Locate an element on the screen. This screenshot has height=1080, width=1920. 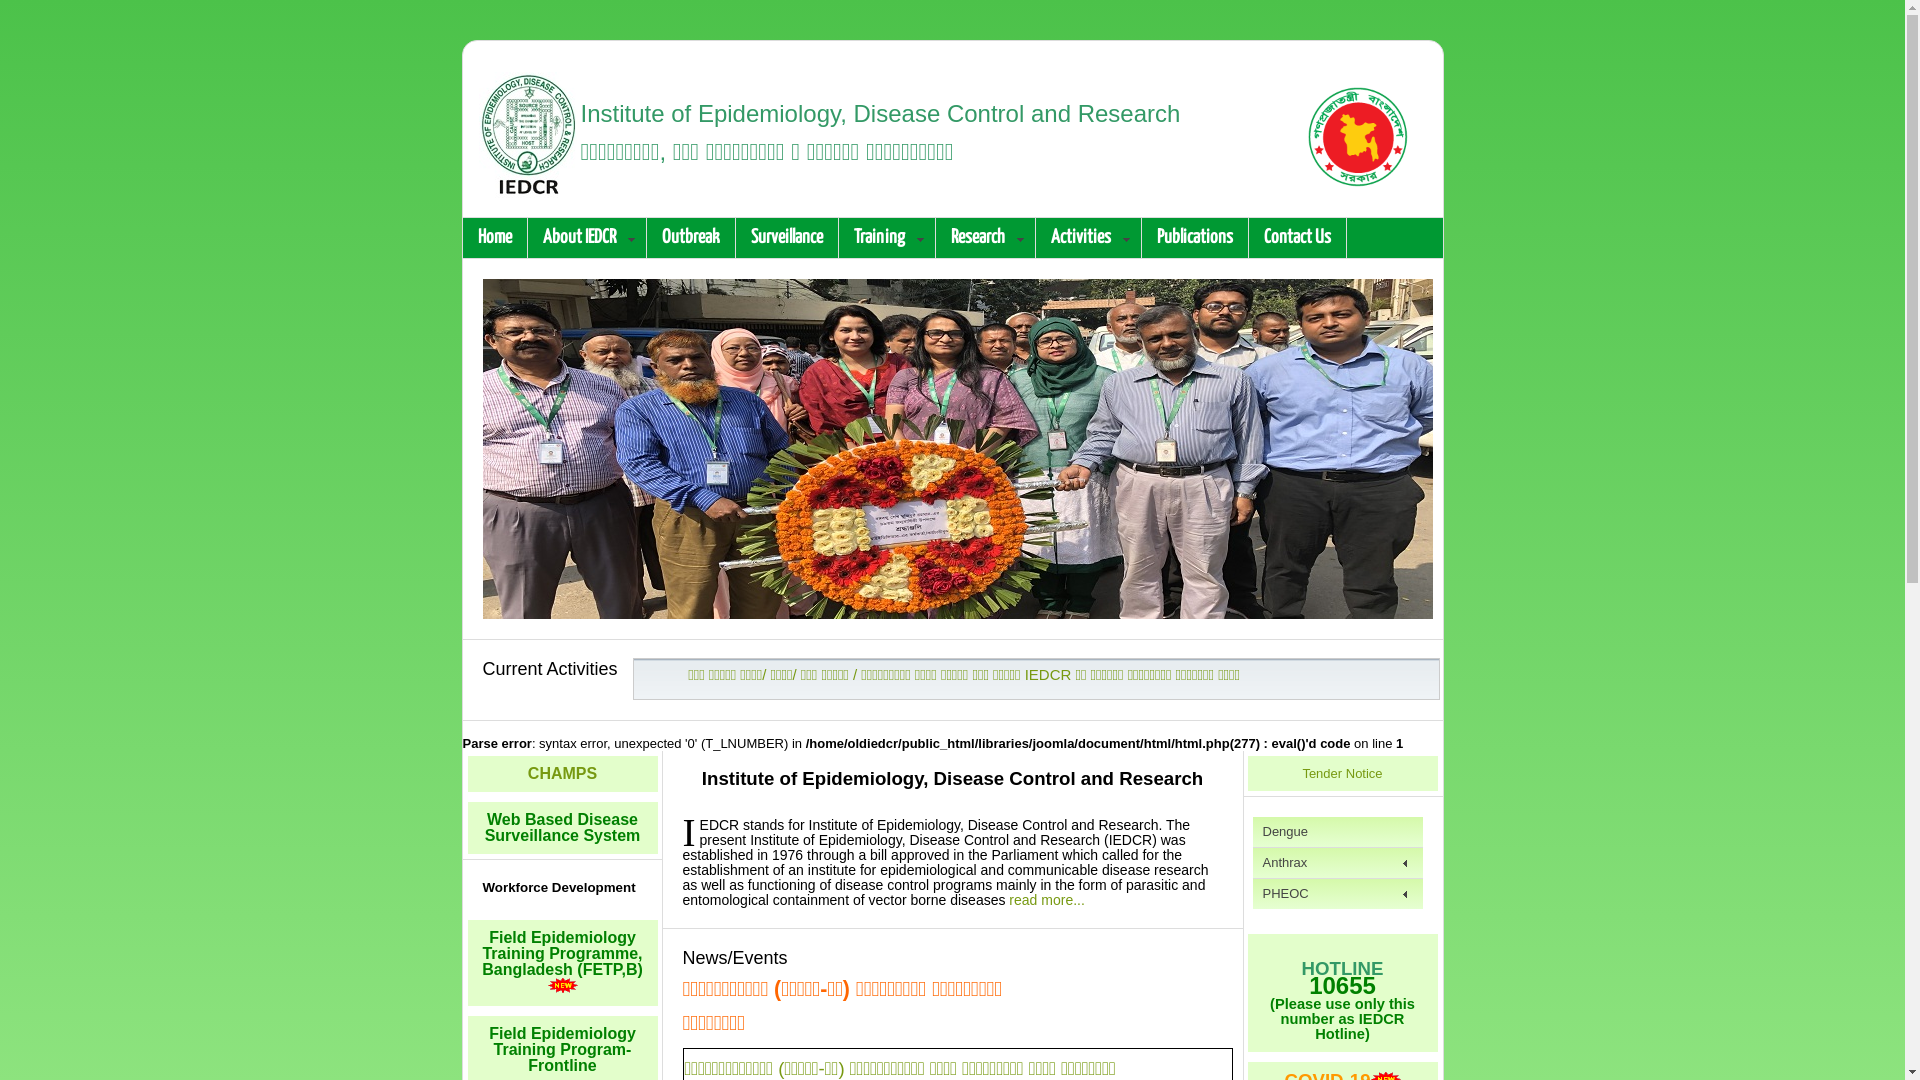
'CHAMPS' is located at coordinates (561, 772).